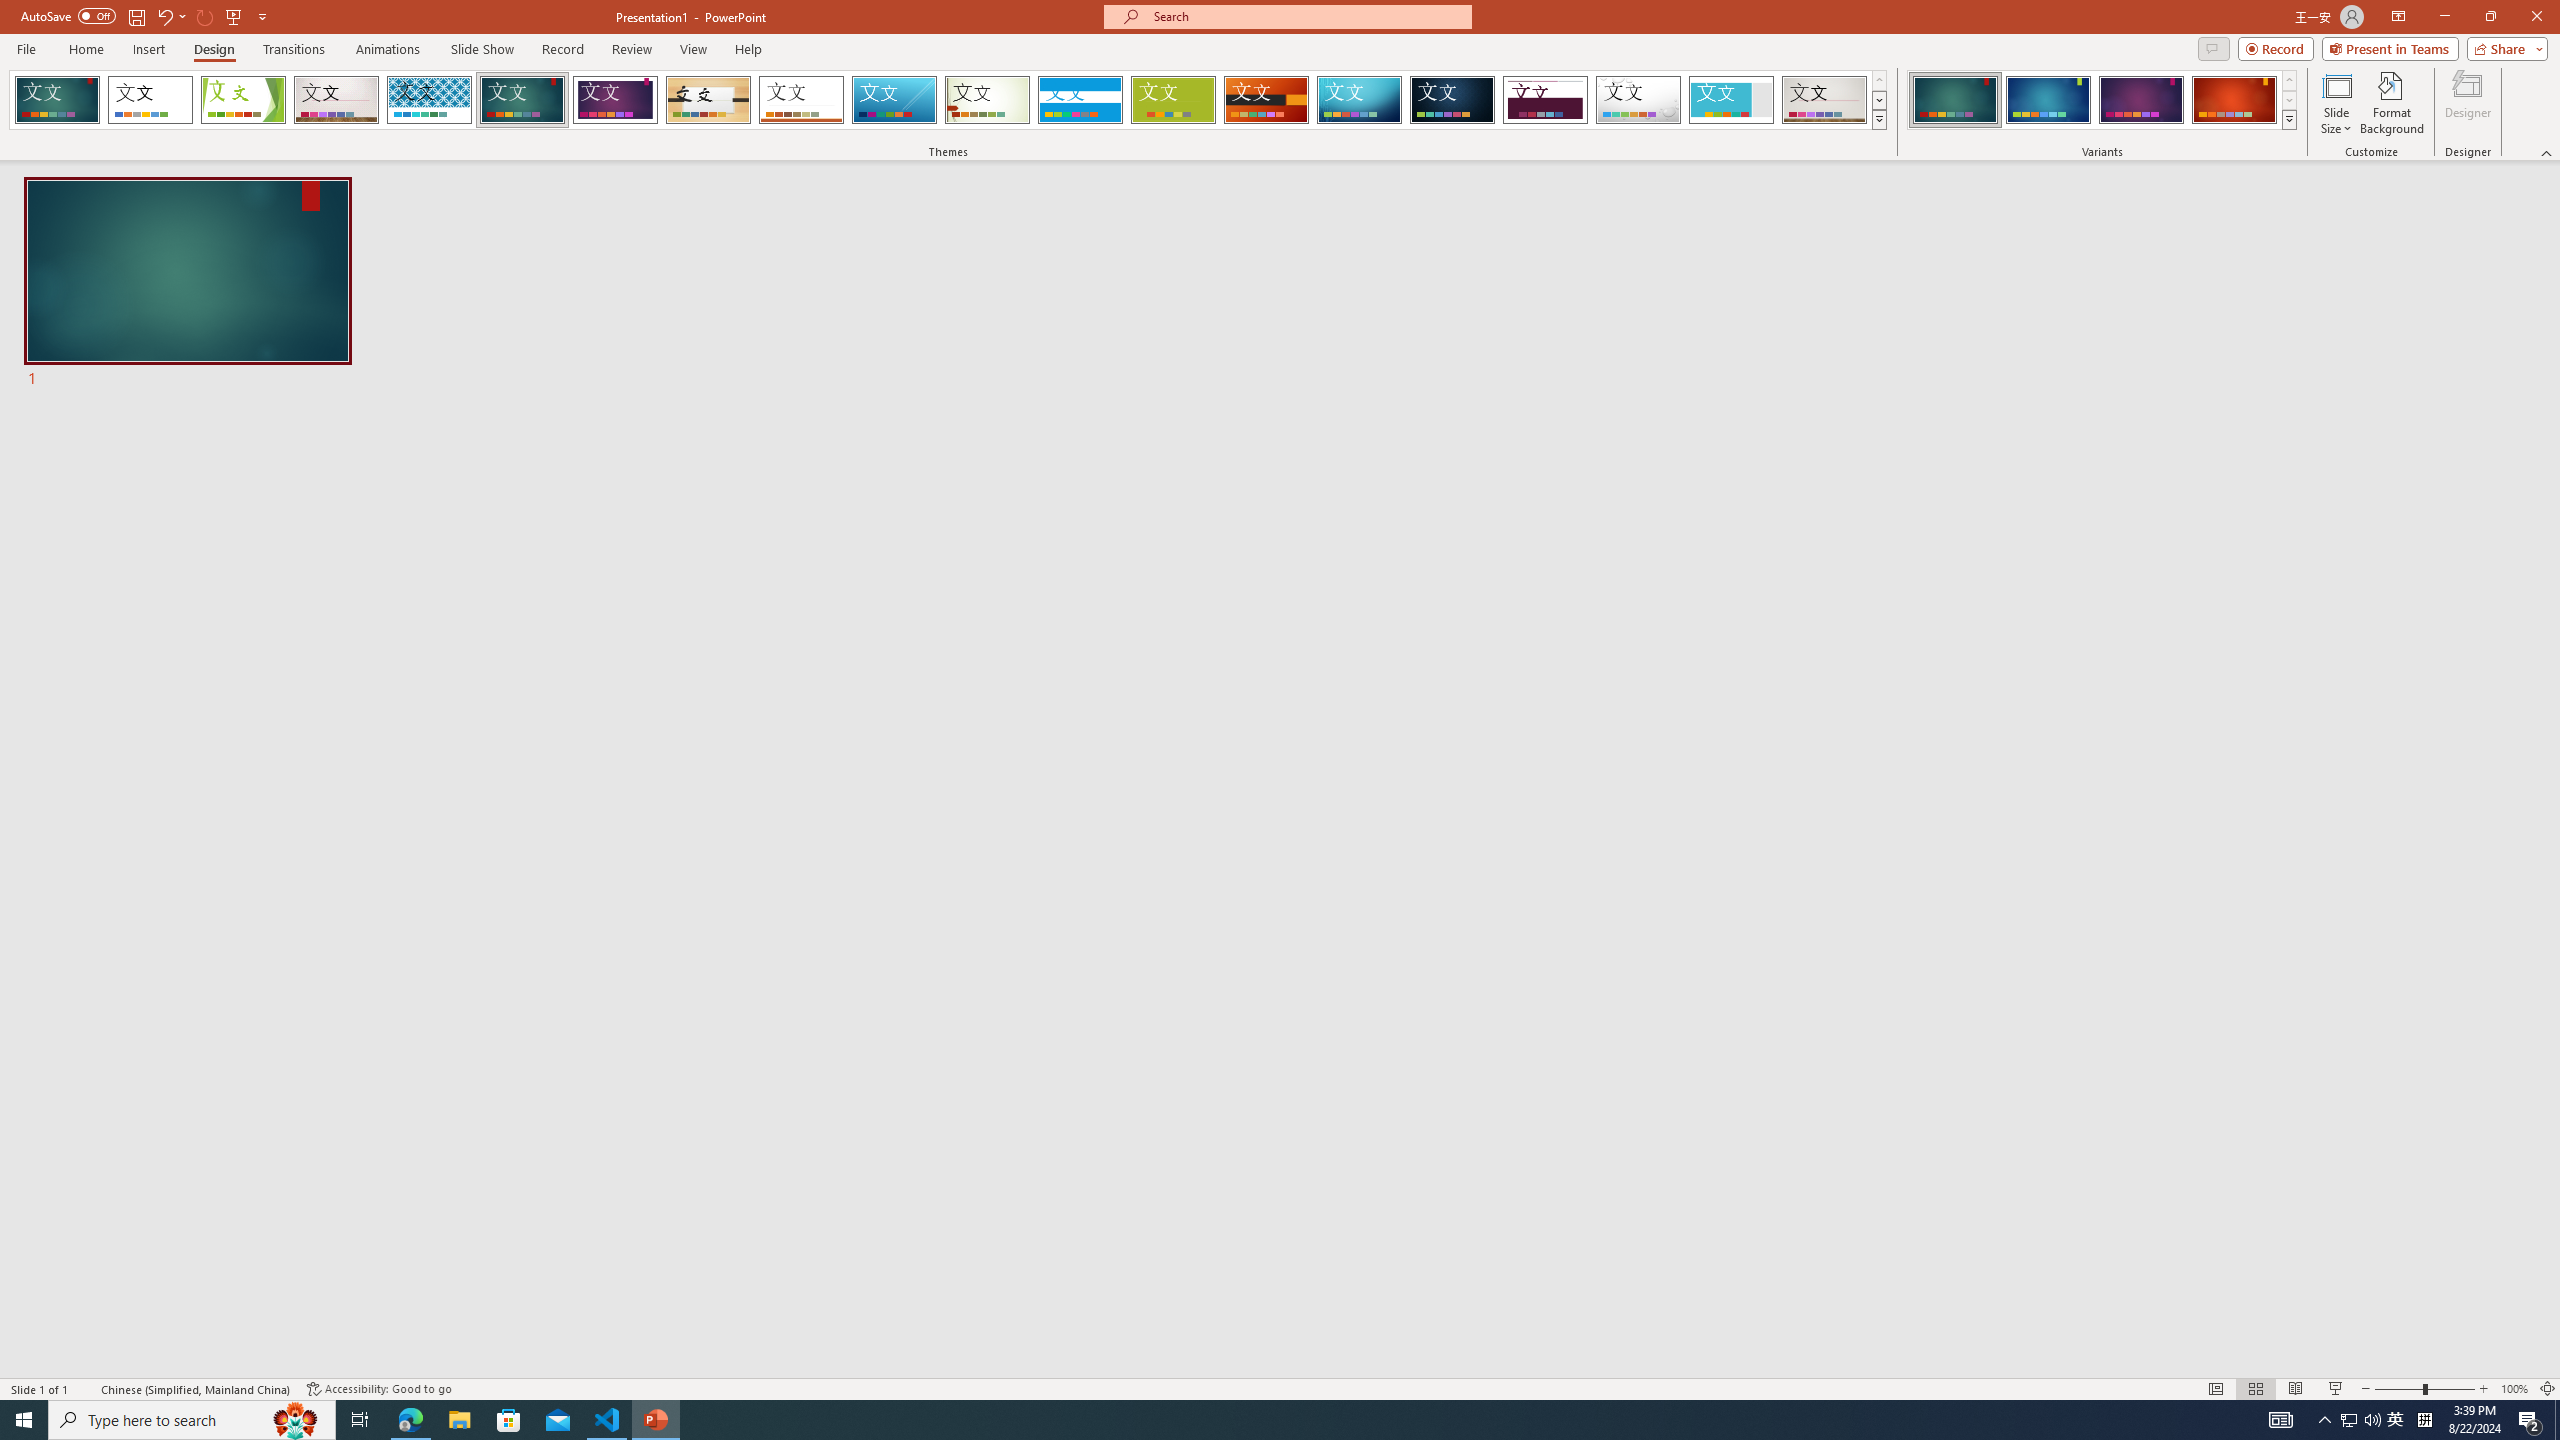  I want to click on 'Dividend Loading Preview...', so click(1545, 99).